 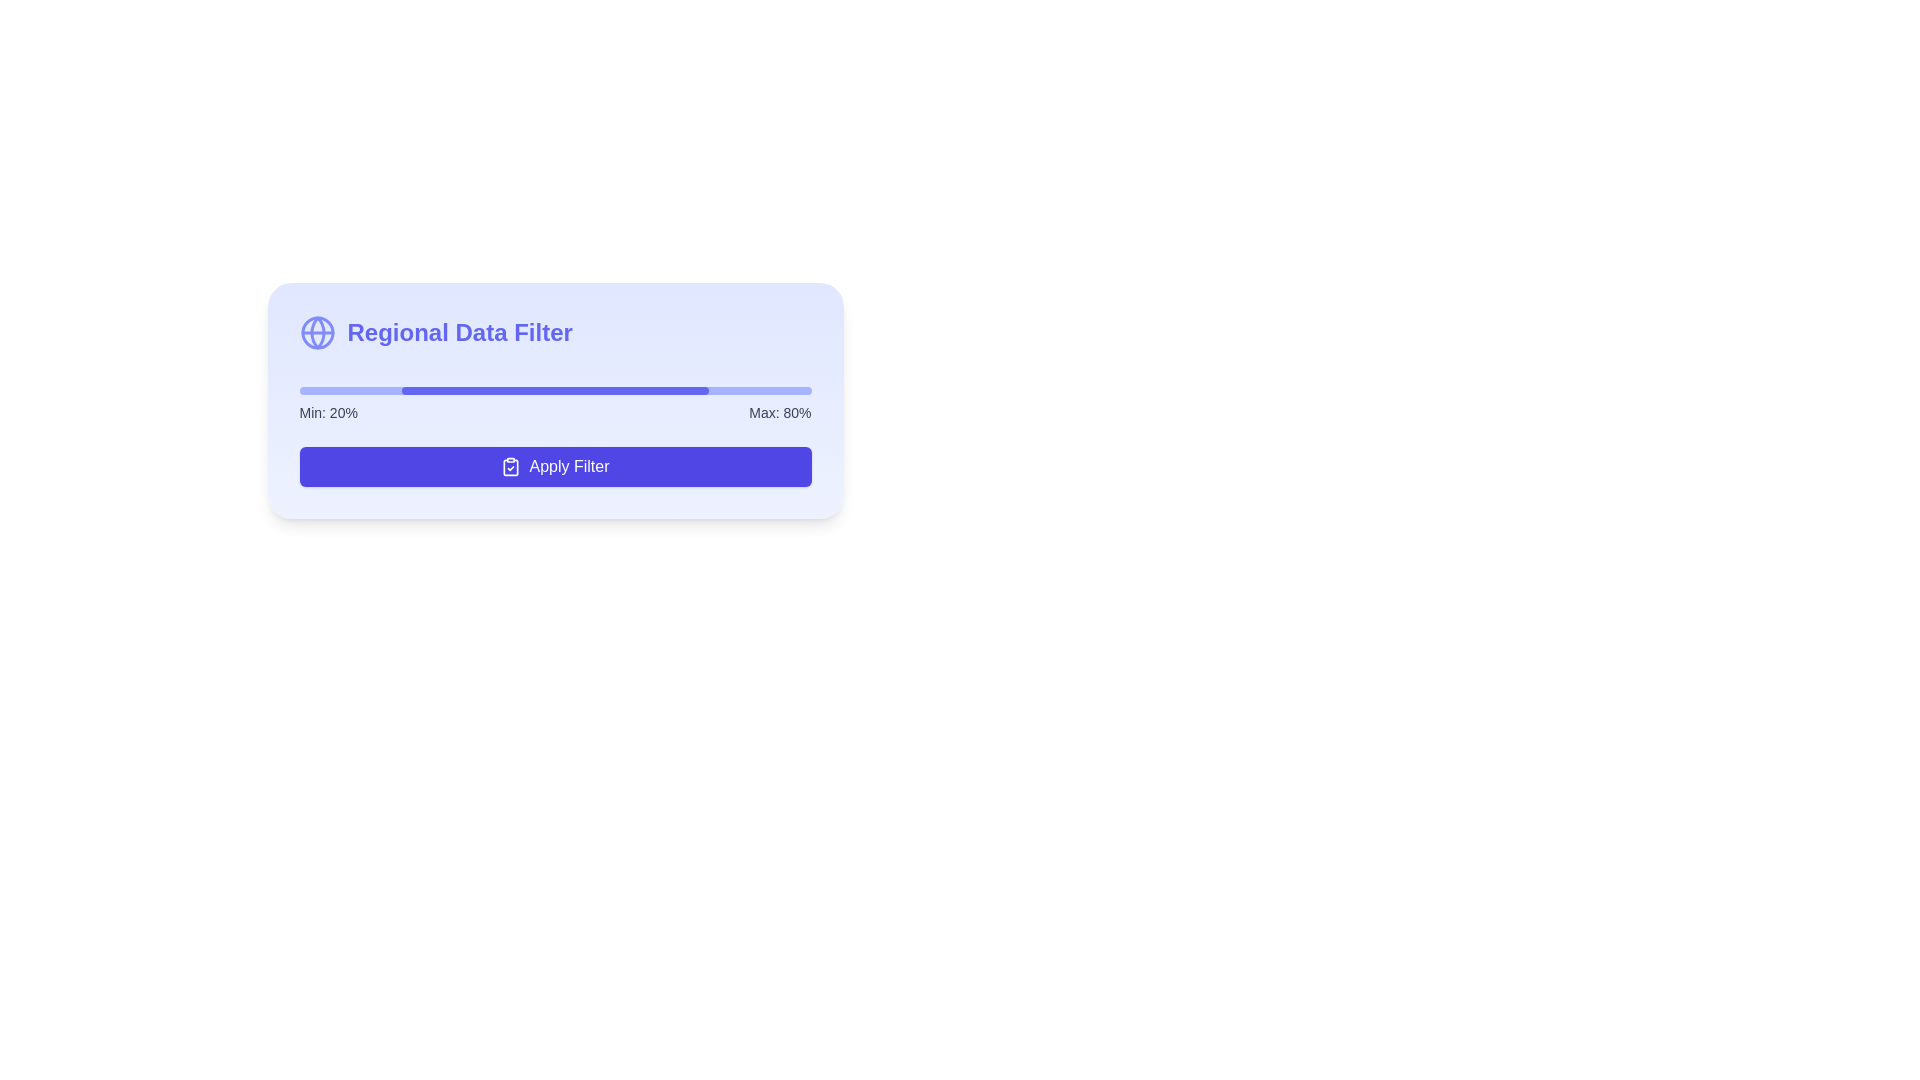 I want to click on the filter value, so click(x=540, y=390).